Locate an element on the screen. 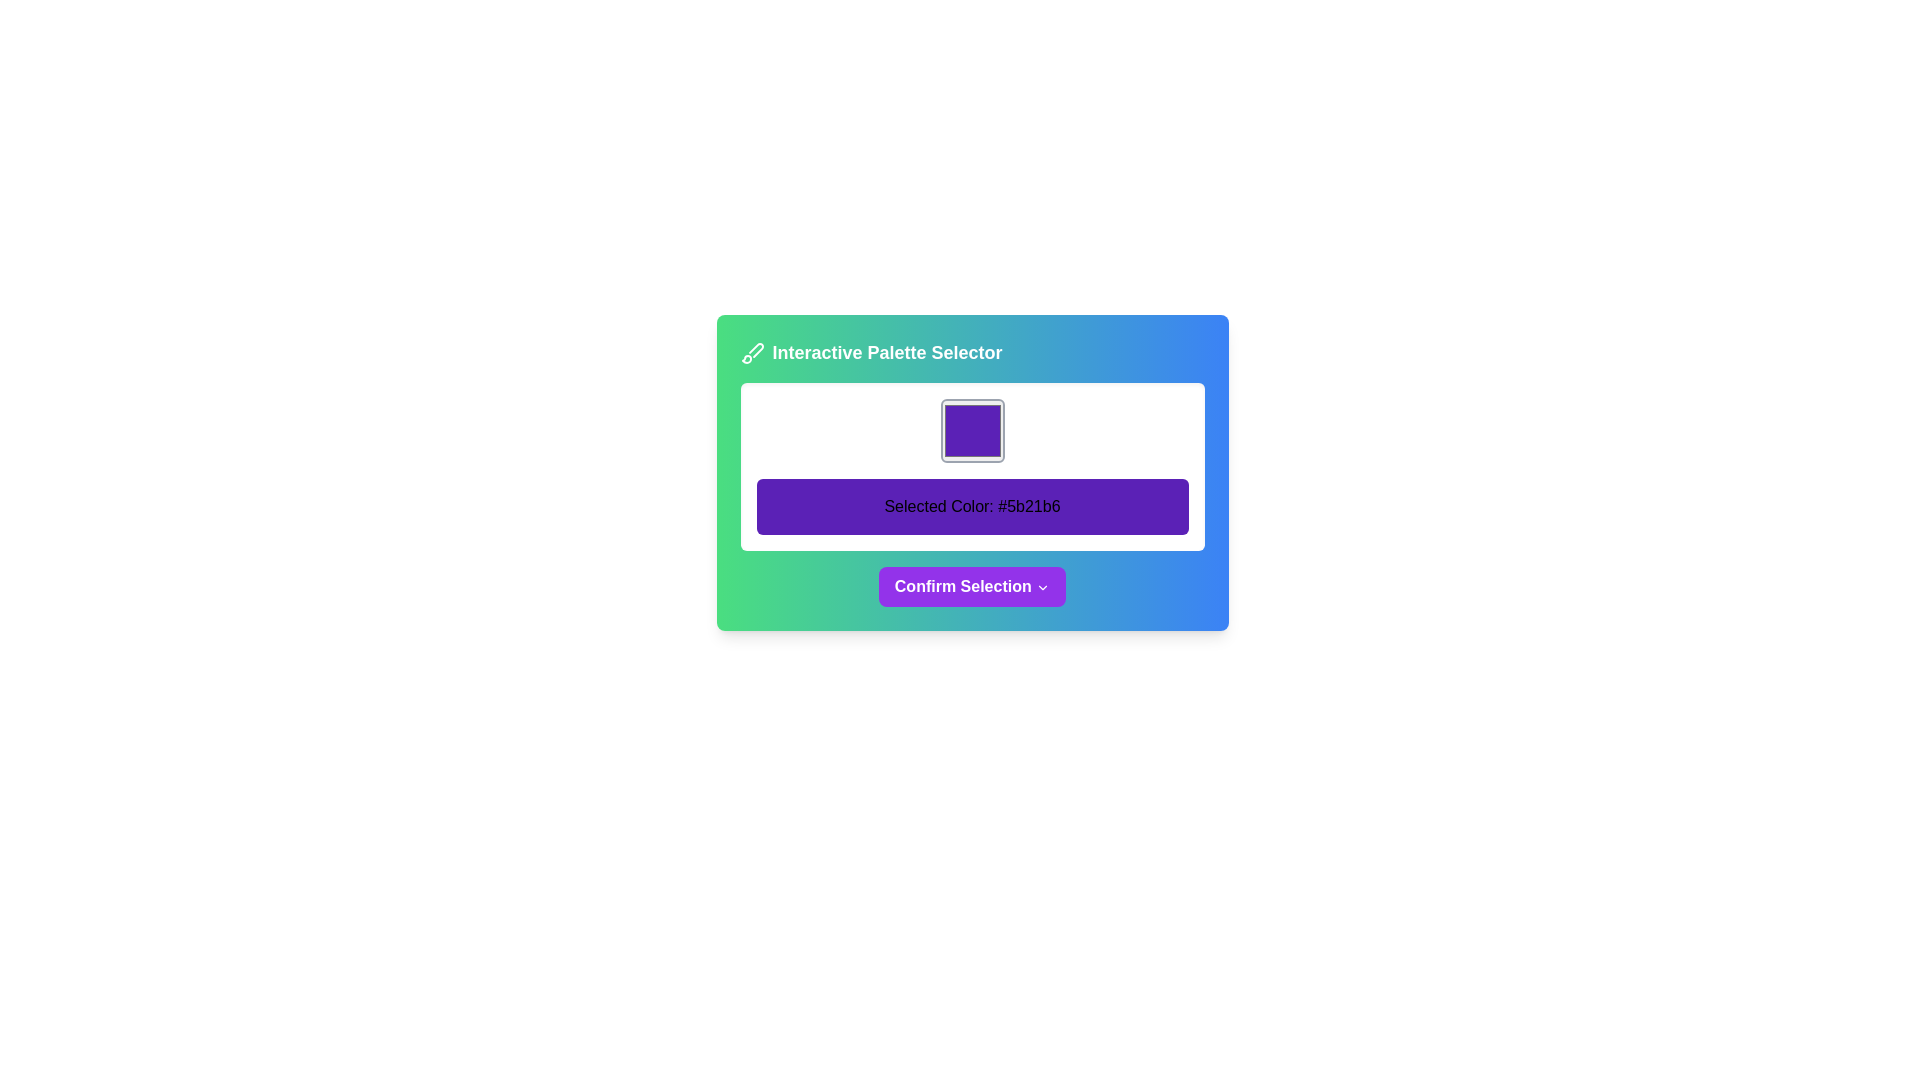  the purple rectangular text label displaying 'Selected Color: #5b21b6', which is centered within a larger white rectangle is located at coordinates (972, 505).